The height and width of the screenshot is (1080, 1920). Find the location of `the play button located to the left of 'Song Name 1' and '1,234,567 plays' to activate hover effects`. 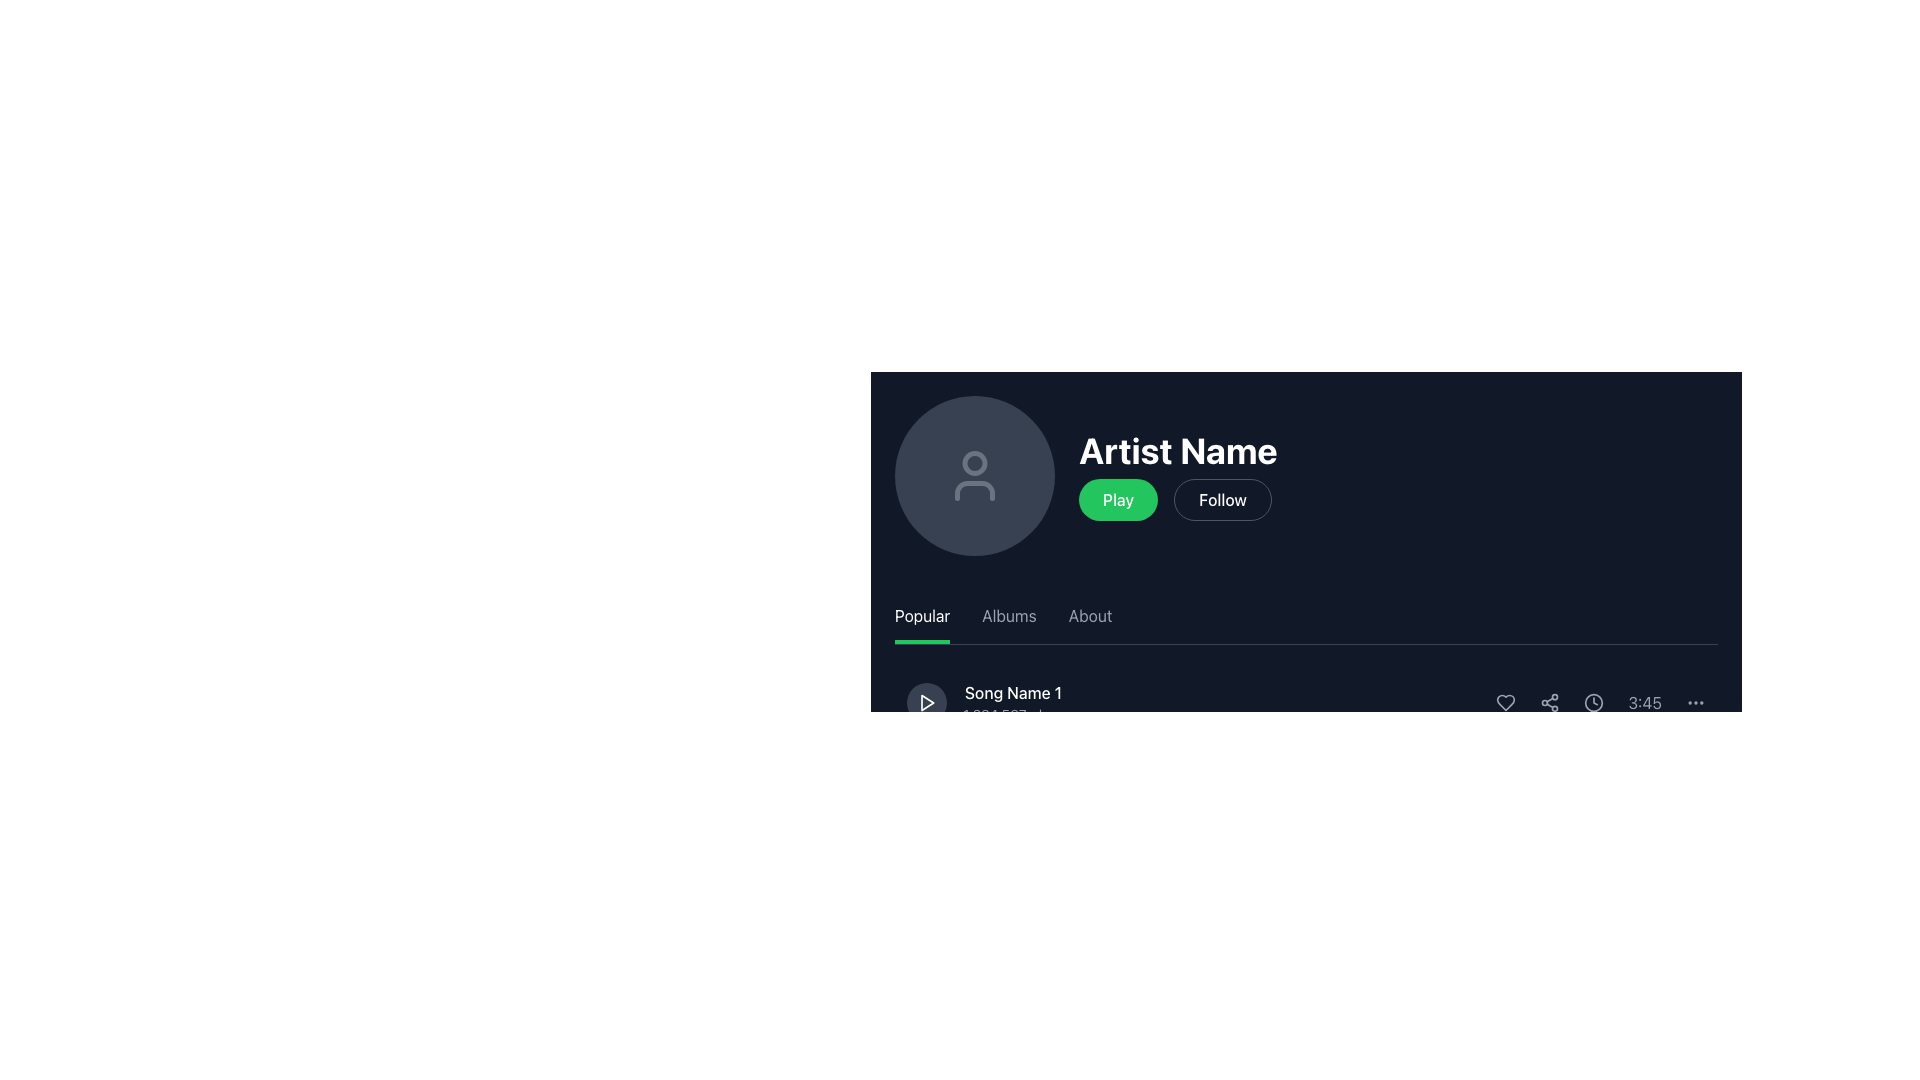

the play button located to the left of 'Song Name 1' and '1,234,567 plays' to activate hover effects is located at coordinates (925, 701).